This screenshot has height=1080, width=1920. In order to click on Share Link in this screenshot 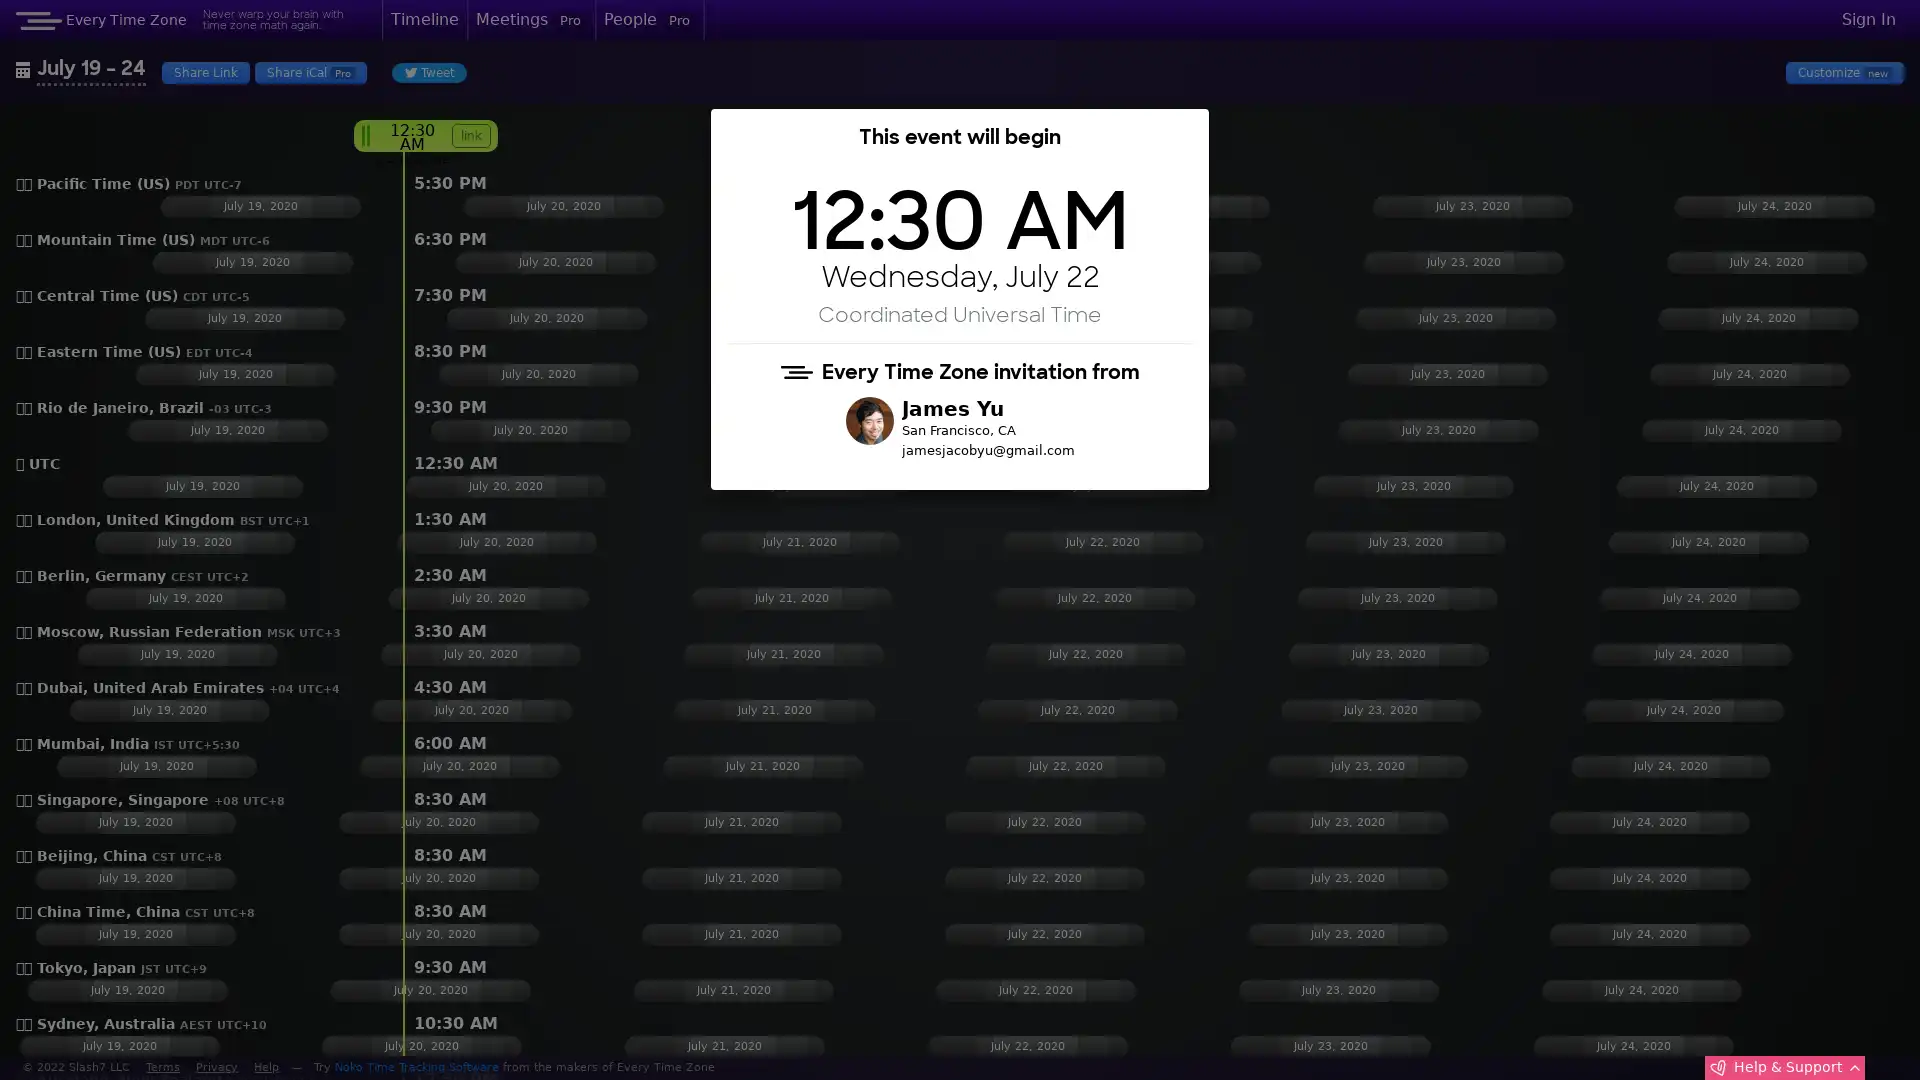, I will do `click(206, 71)`.